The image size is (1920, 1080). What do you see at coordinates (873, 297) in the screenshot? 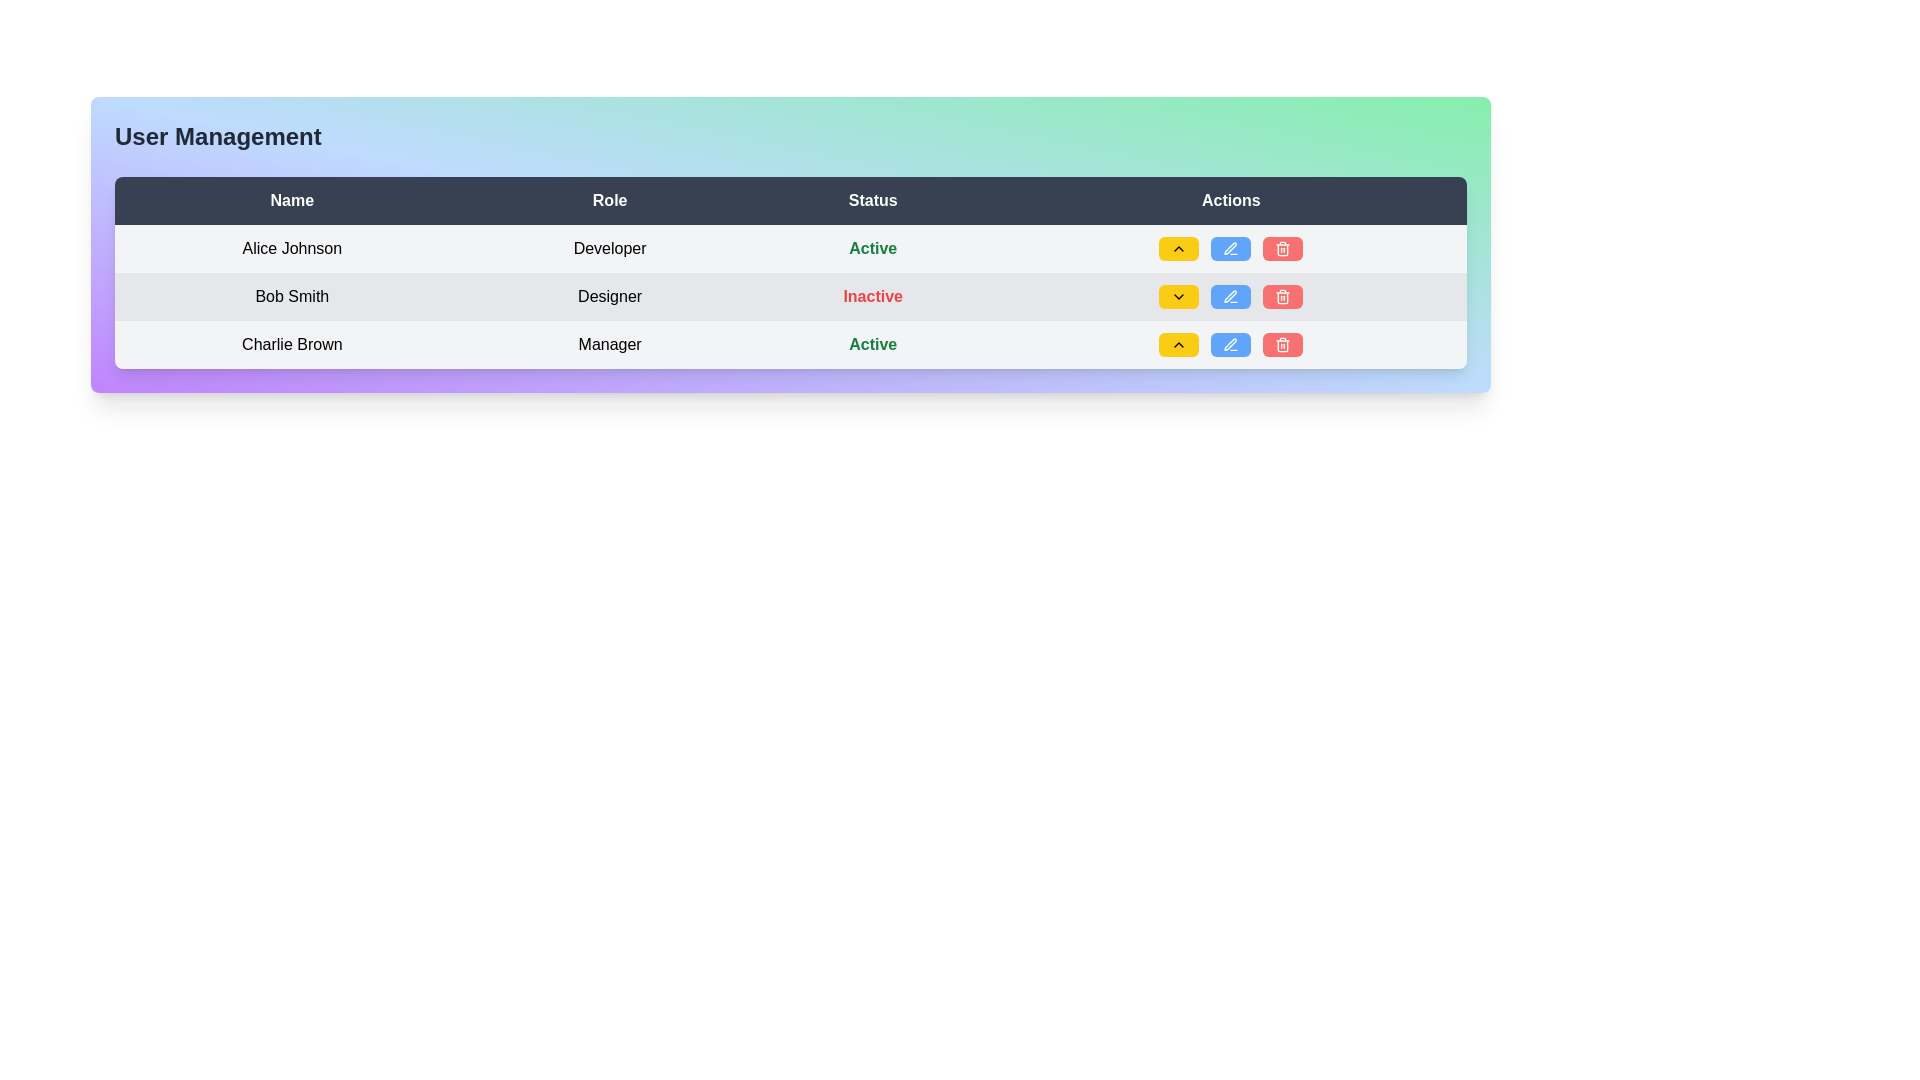
I see `the Static Text Label displaying 'Inactive' in red within the 'Status' column of the 'User Management' table for user 'Bob Smith', who has the role 'Designer'` at bounding box center [873, 297].